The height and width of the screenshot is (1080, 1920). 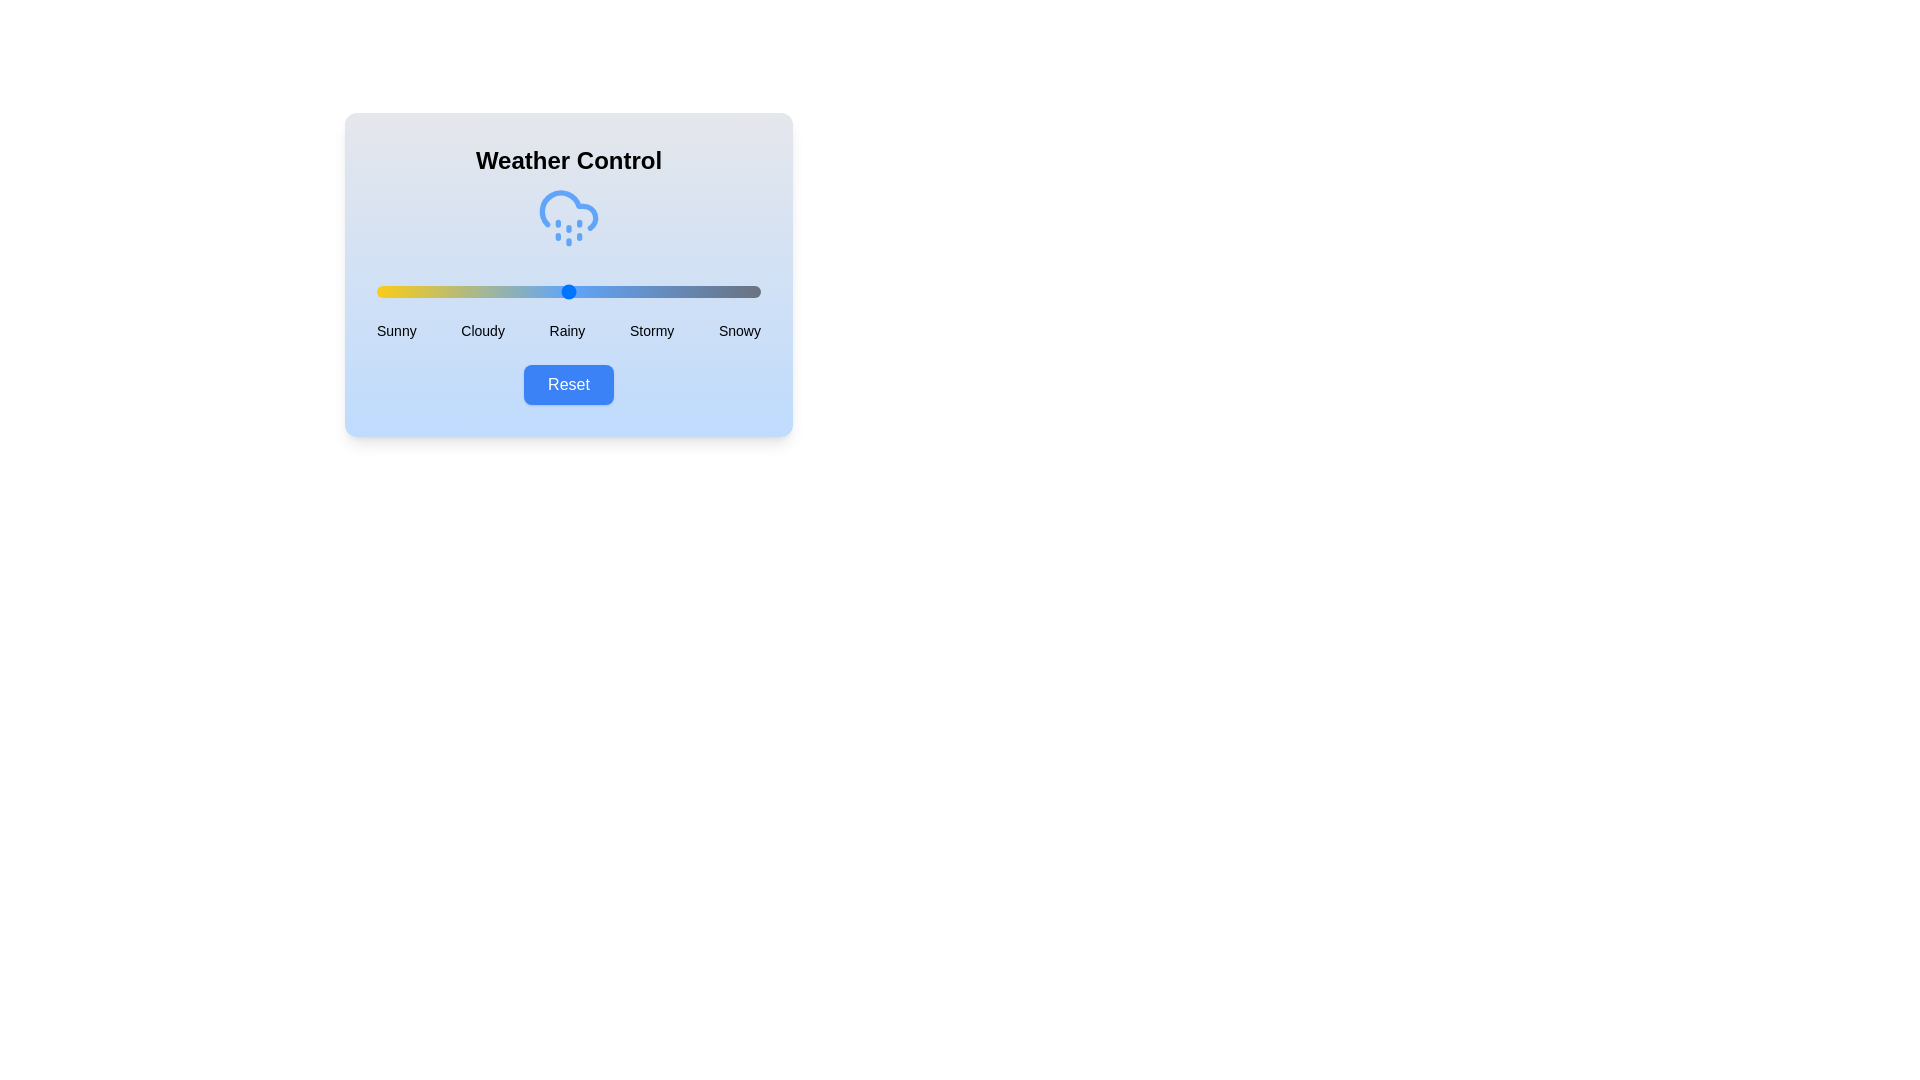 I want to click on the weather condition label Snowy to select it, so click(x=738, y=330).